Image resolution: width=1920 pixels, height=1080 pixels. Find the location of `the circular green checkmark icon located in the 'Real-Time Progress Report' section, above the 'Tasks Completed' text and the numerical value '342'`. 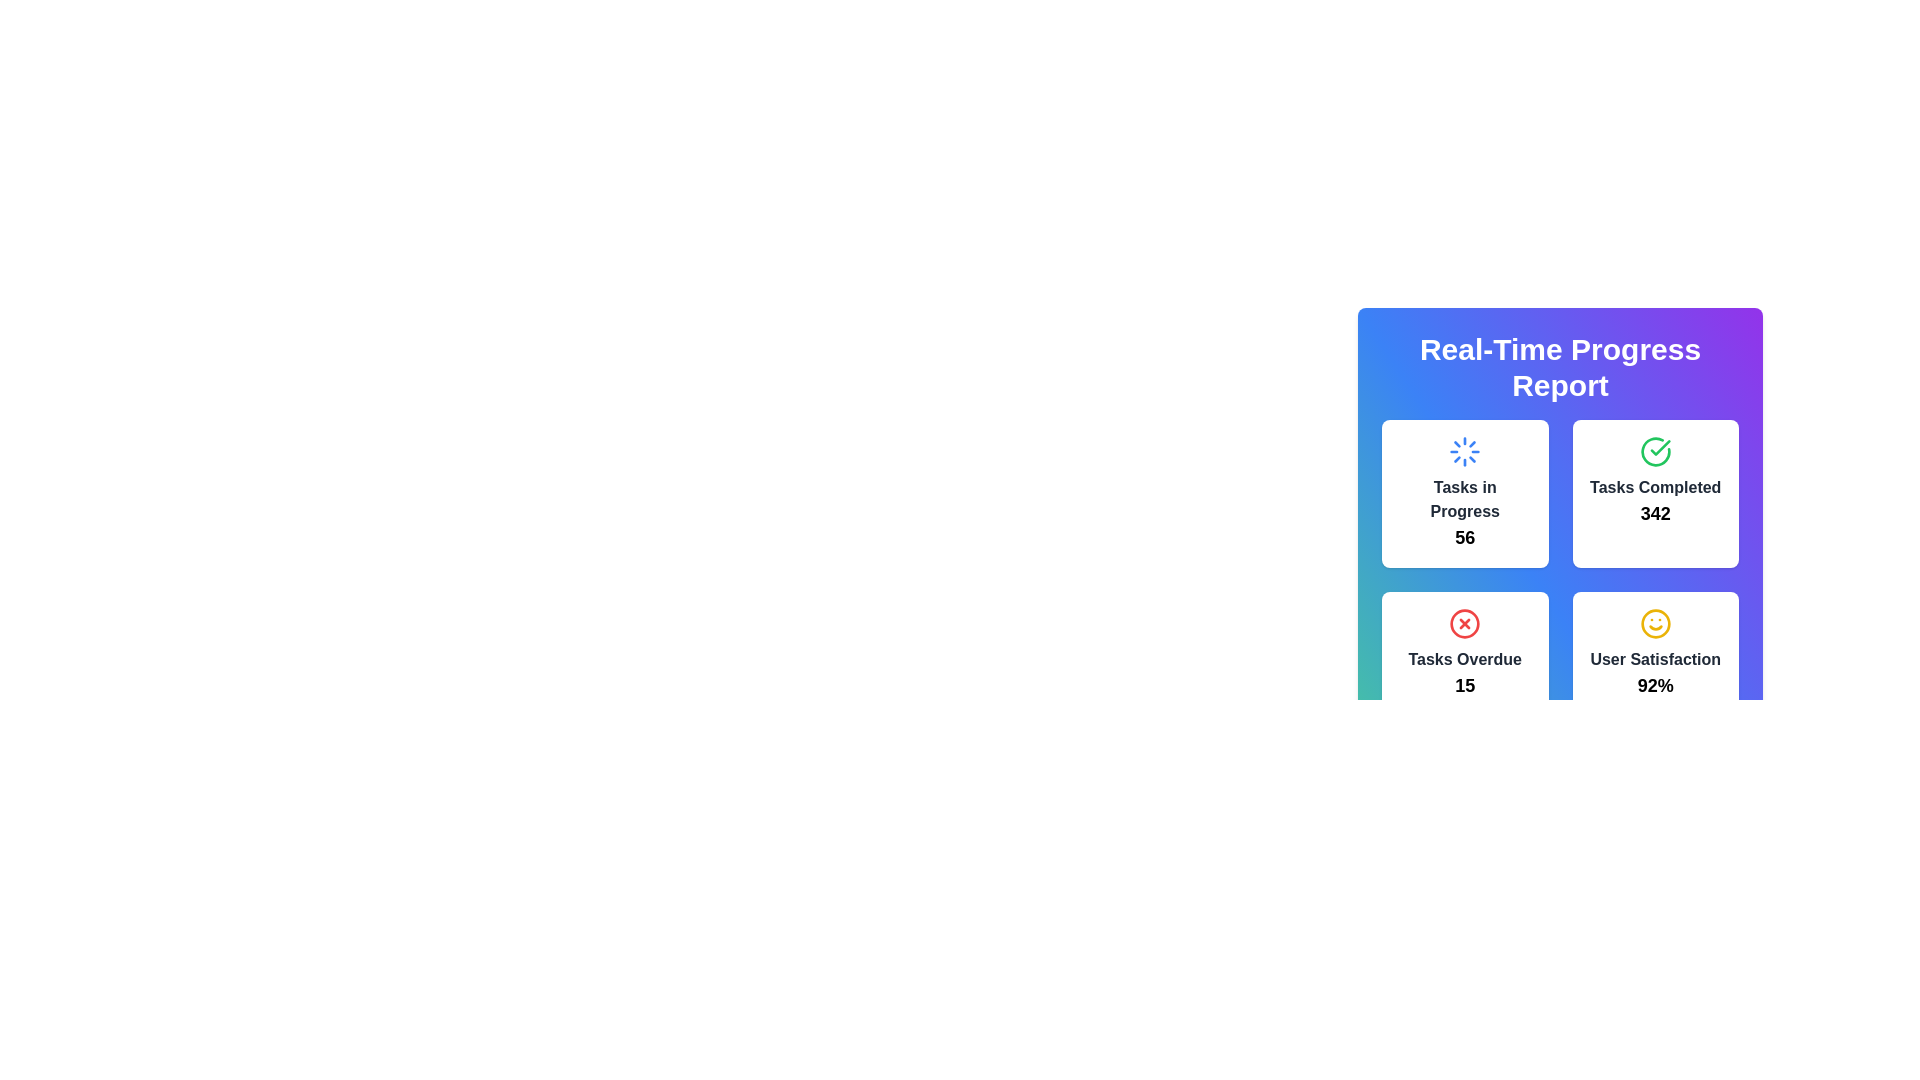

the circular green checkmark icon located in the 'Real-Time Progress Report' section, above the 'Tasks Completed' text and the numerical value '342' is located at coordinates (1655, 451).